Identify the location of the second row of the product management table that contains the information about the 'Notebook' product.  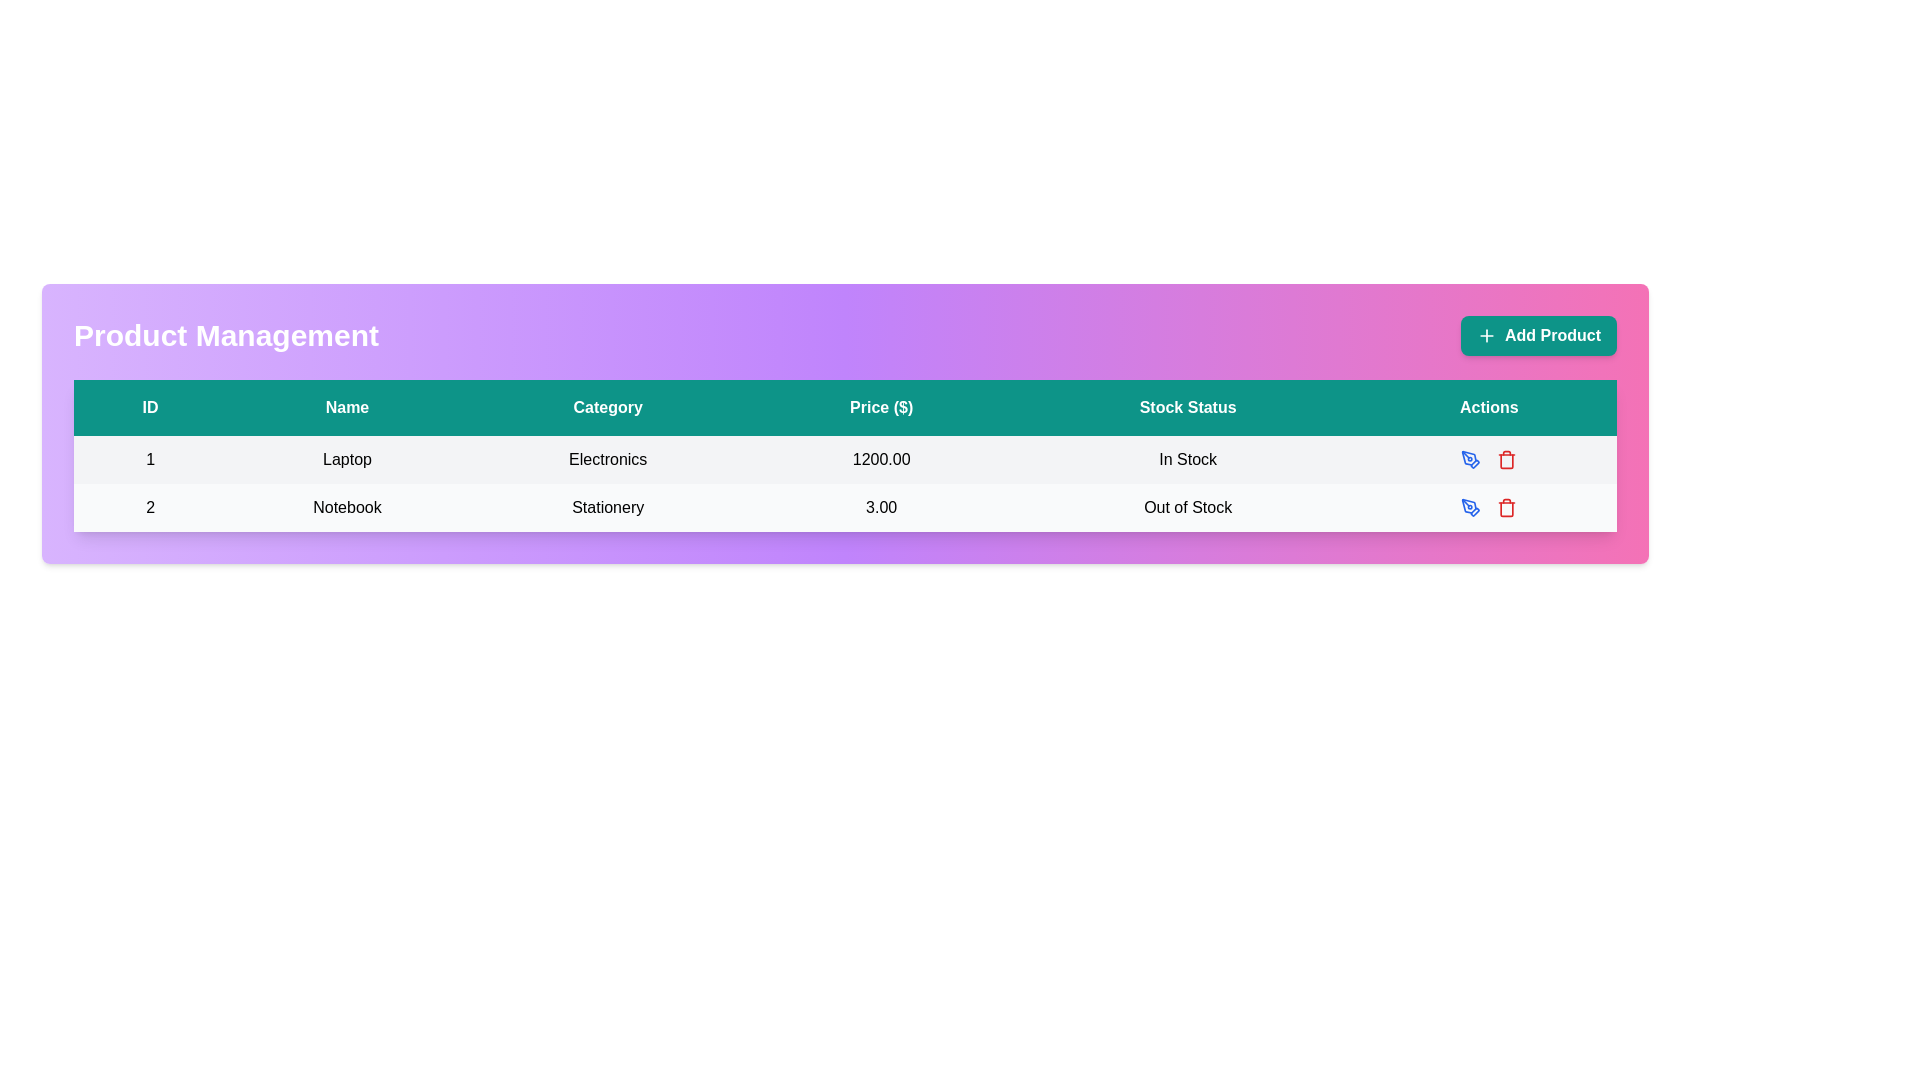
(845, 507).